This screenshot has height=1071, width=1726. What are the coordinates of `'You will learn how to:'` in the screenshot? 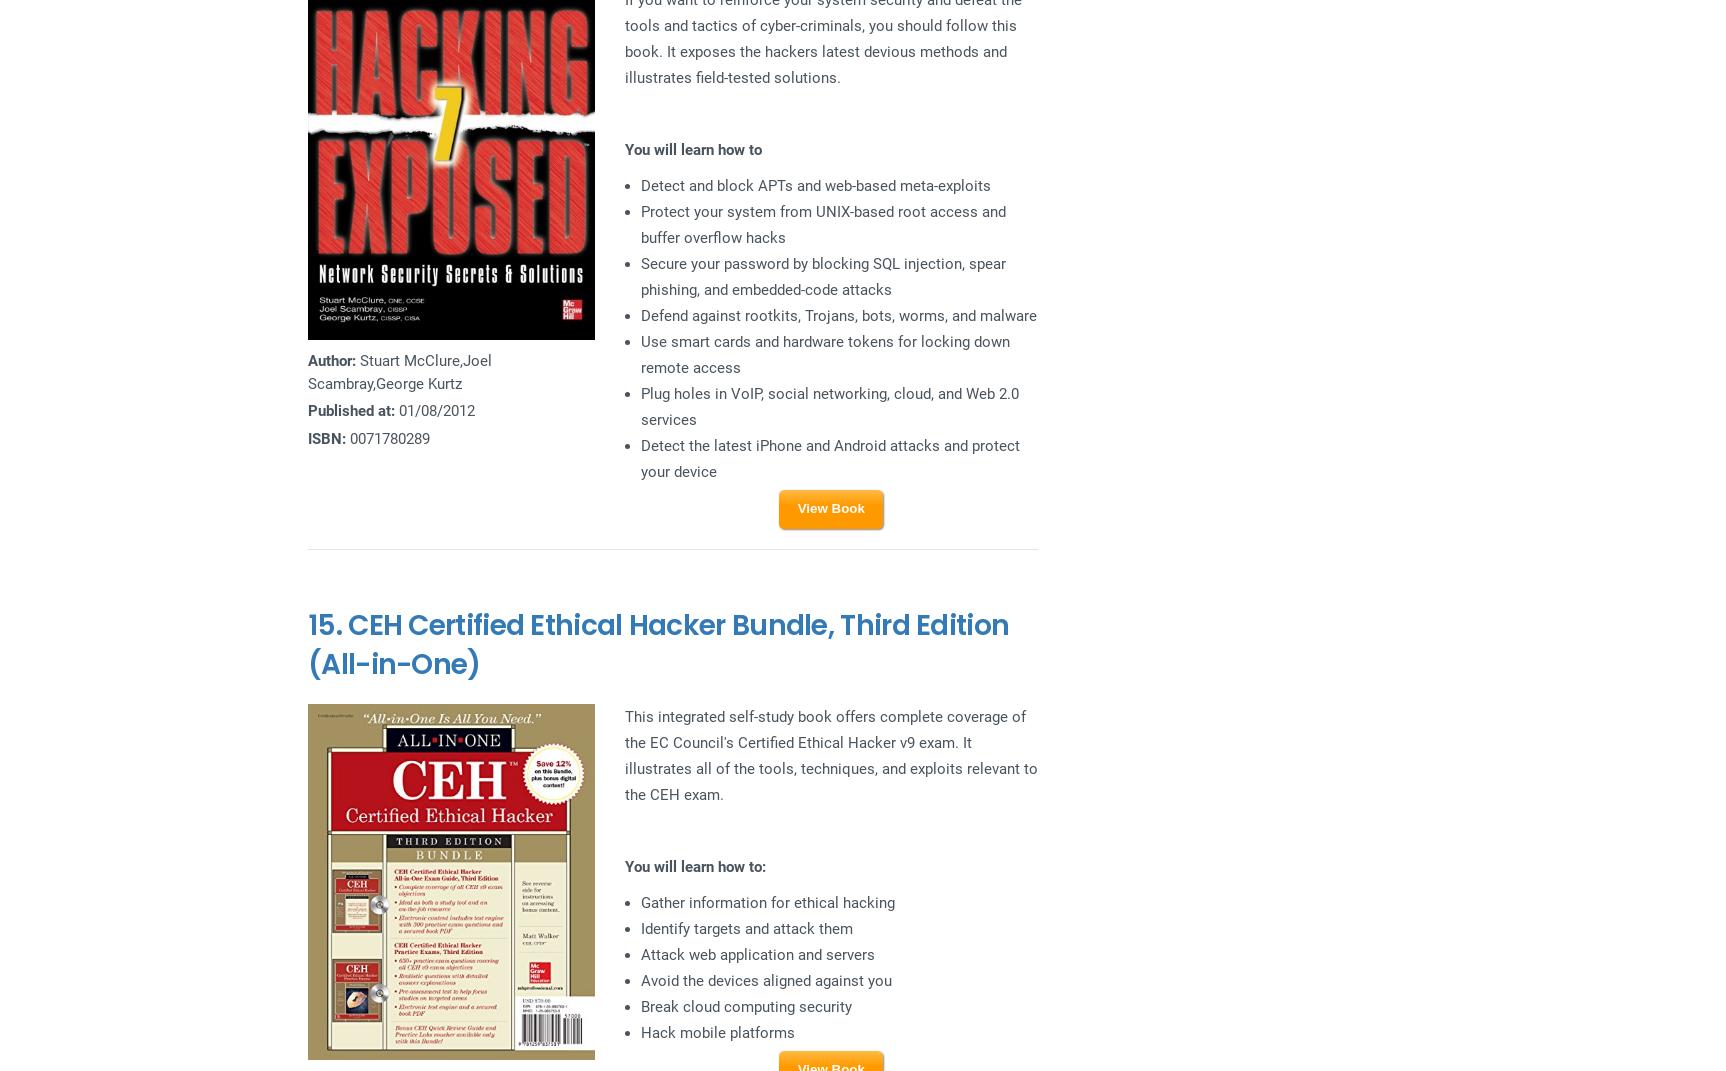 It's located at (622, 866).